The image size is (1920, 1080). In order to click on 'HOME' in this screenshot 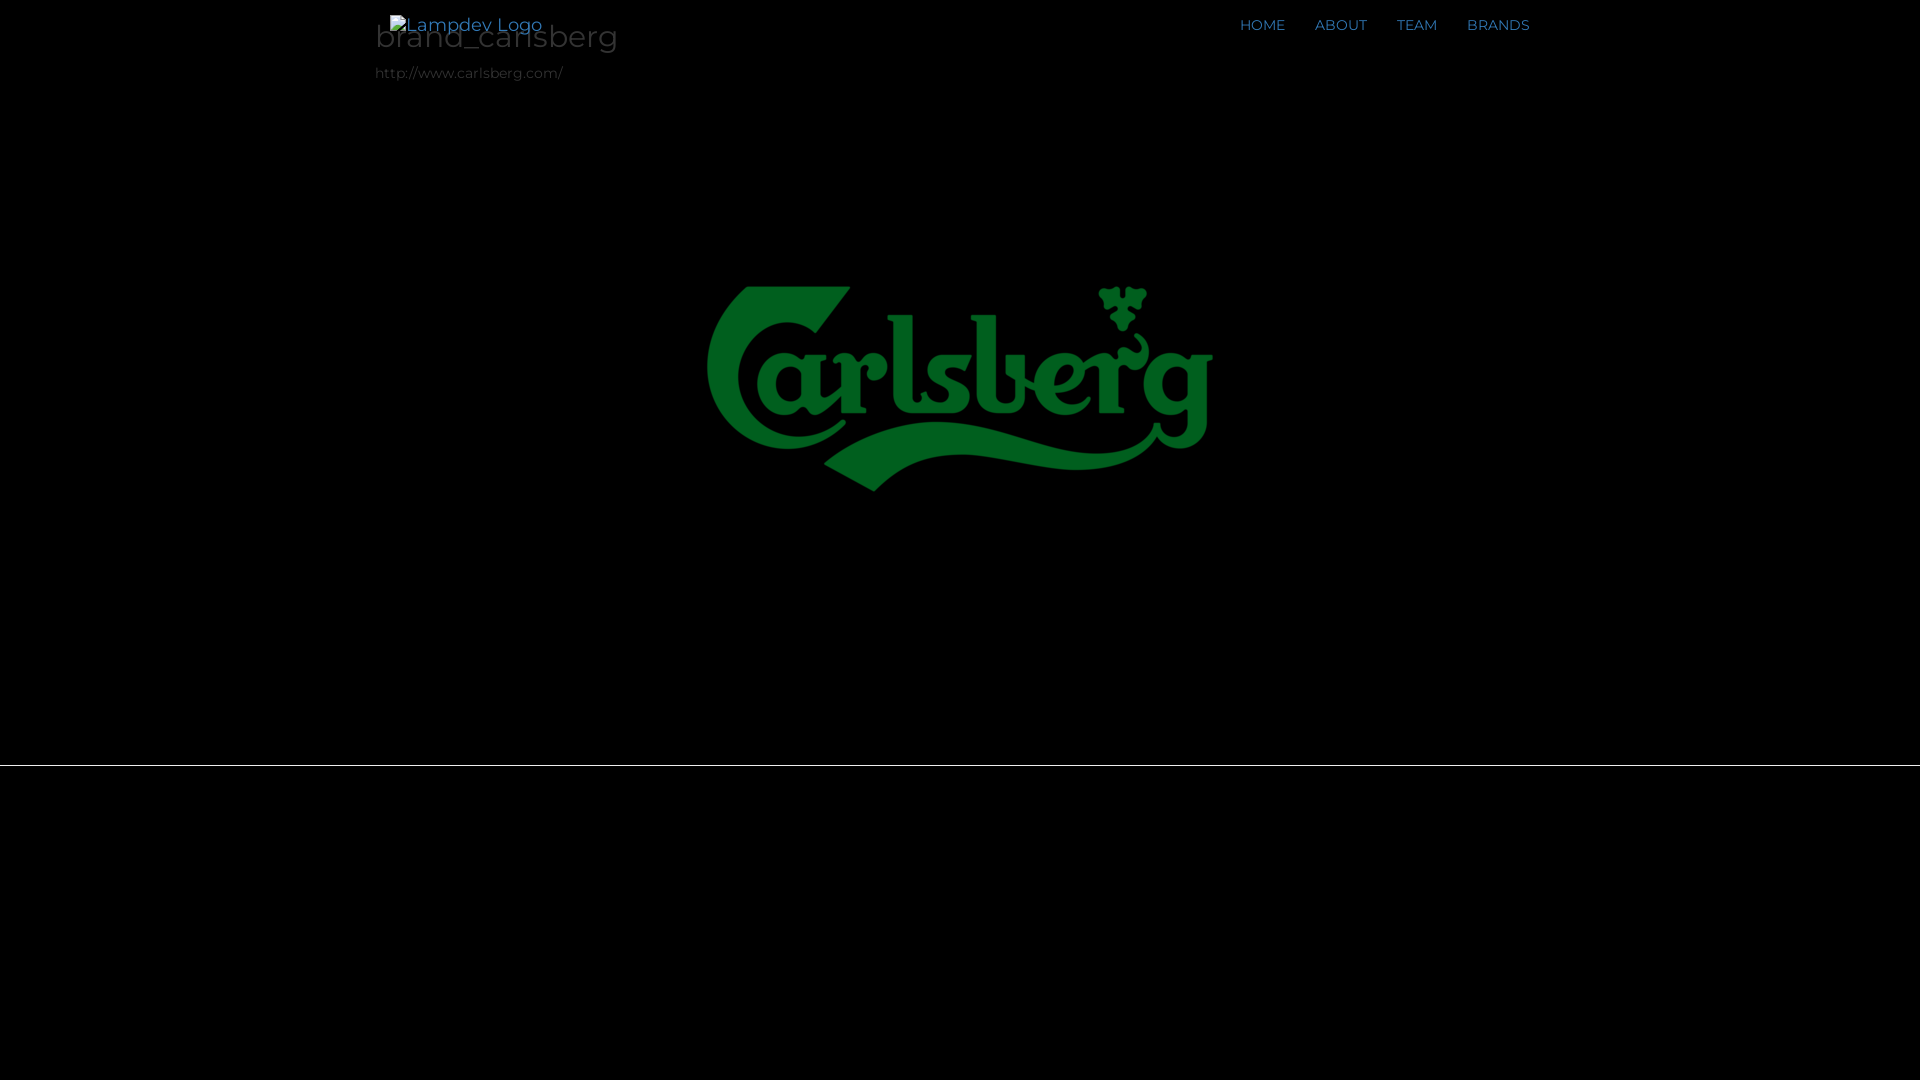, I will do `click(1223, 24)`.